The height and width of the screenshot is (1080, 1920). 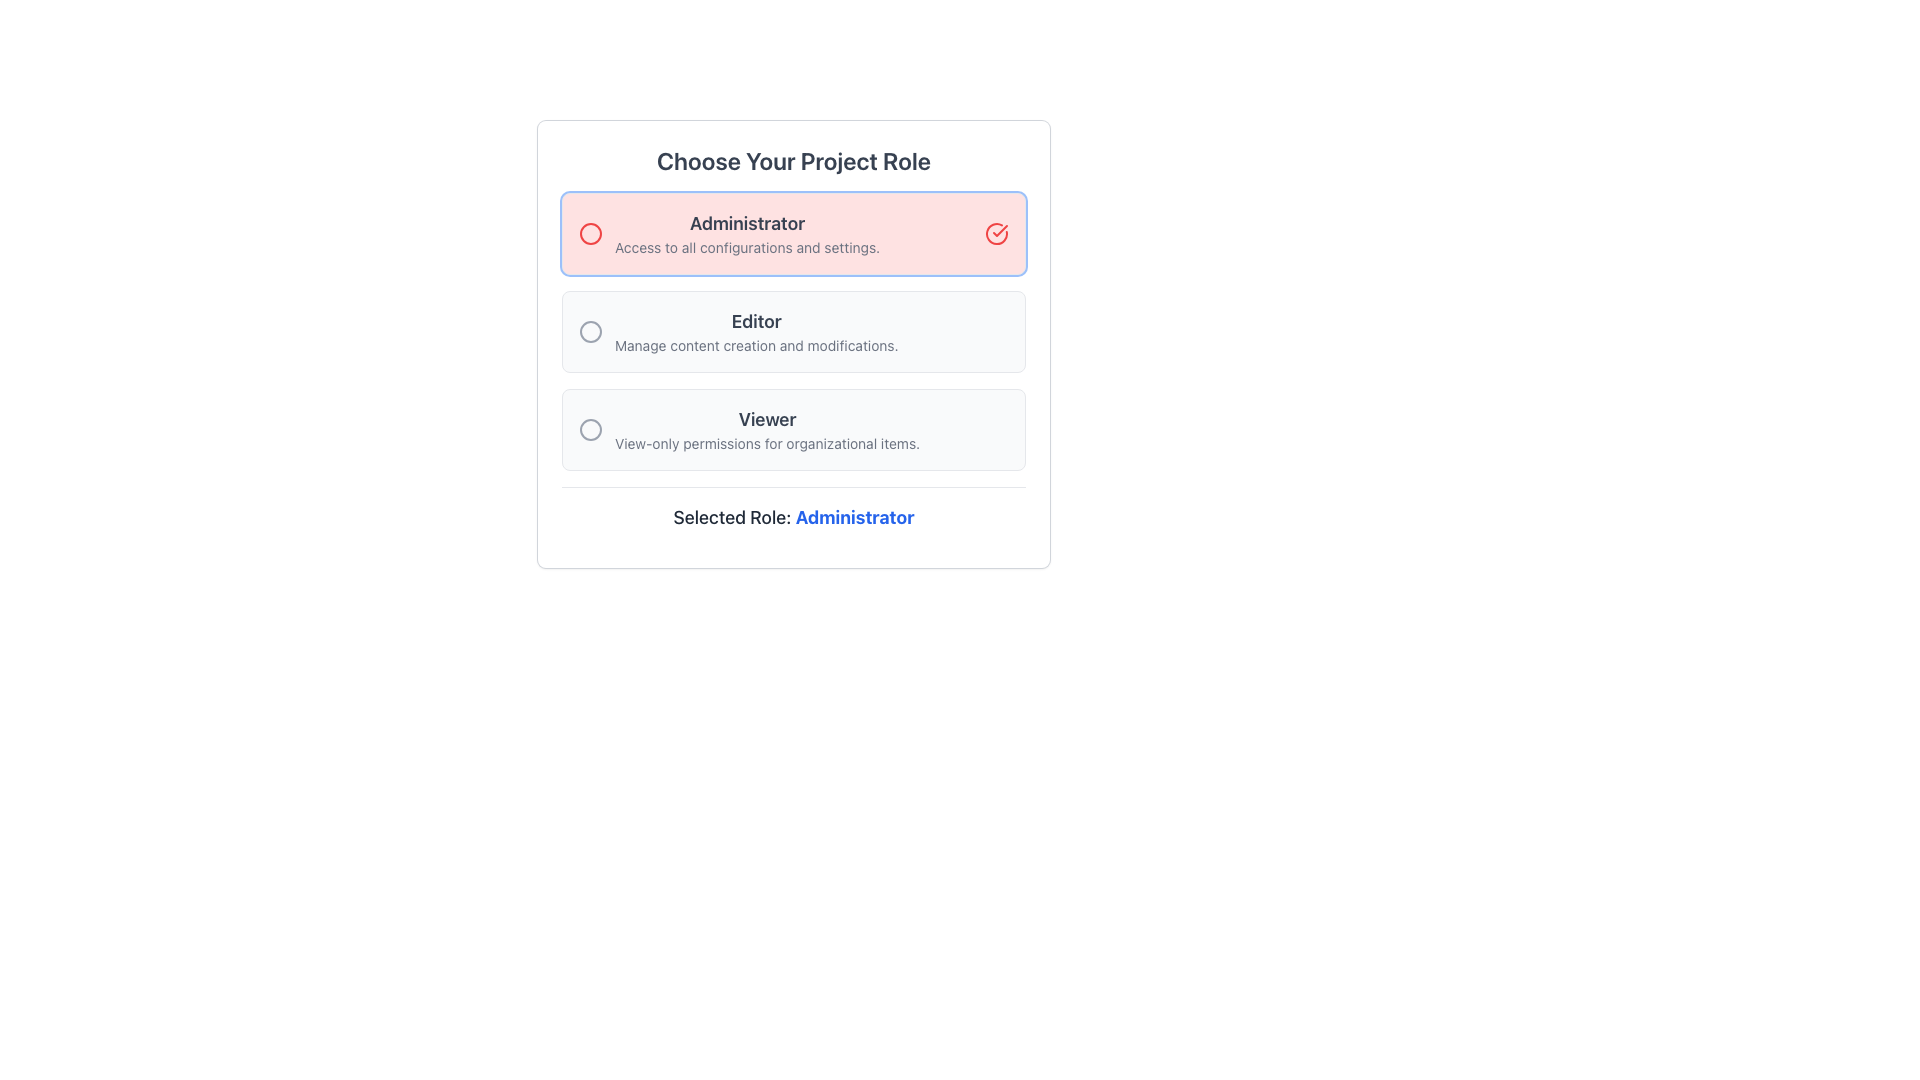 I want to click on the Text Label indicating the 'Viewer' role within the selection interface, which is positioned above the descriptive text and below the 'Editor' role option, so click(x=766, y=419).